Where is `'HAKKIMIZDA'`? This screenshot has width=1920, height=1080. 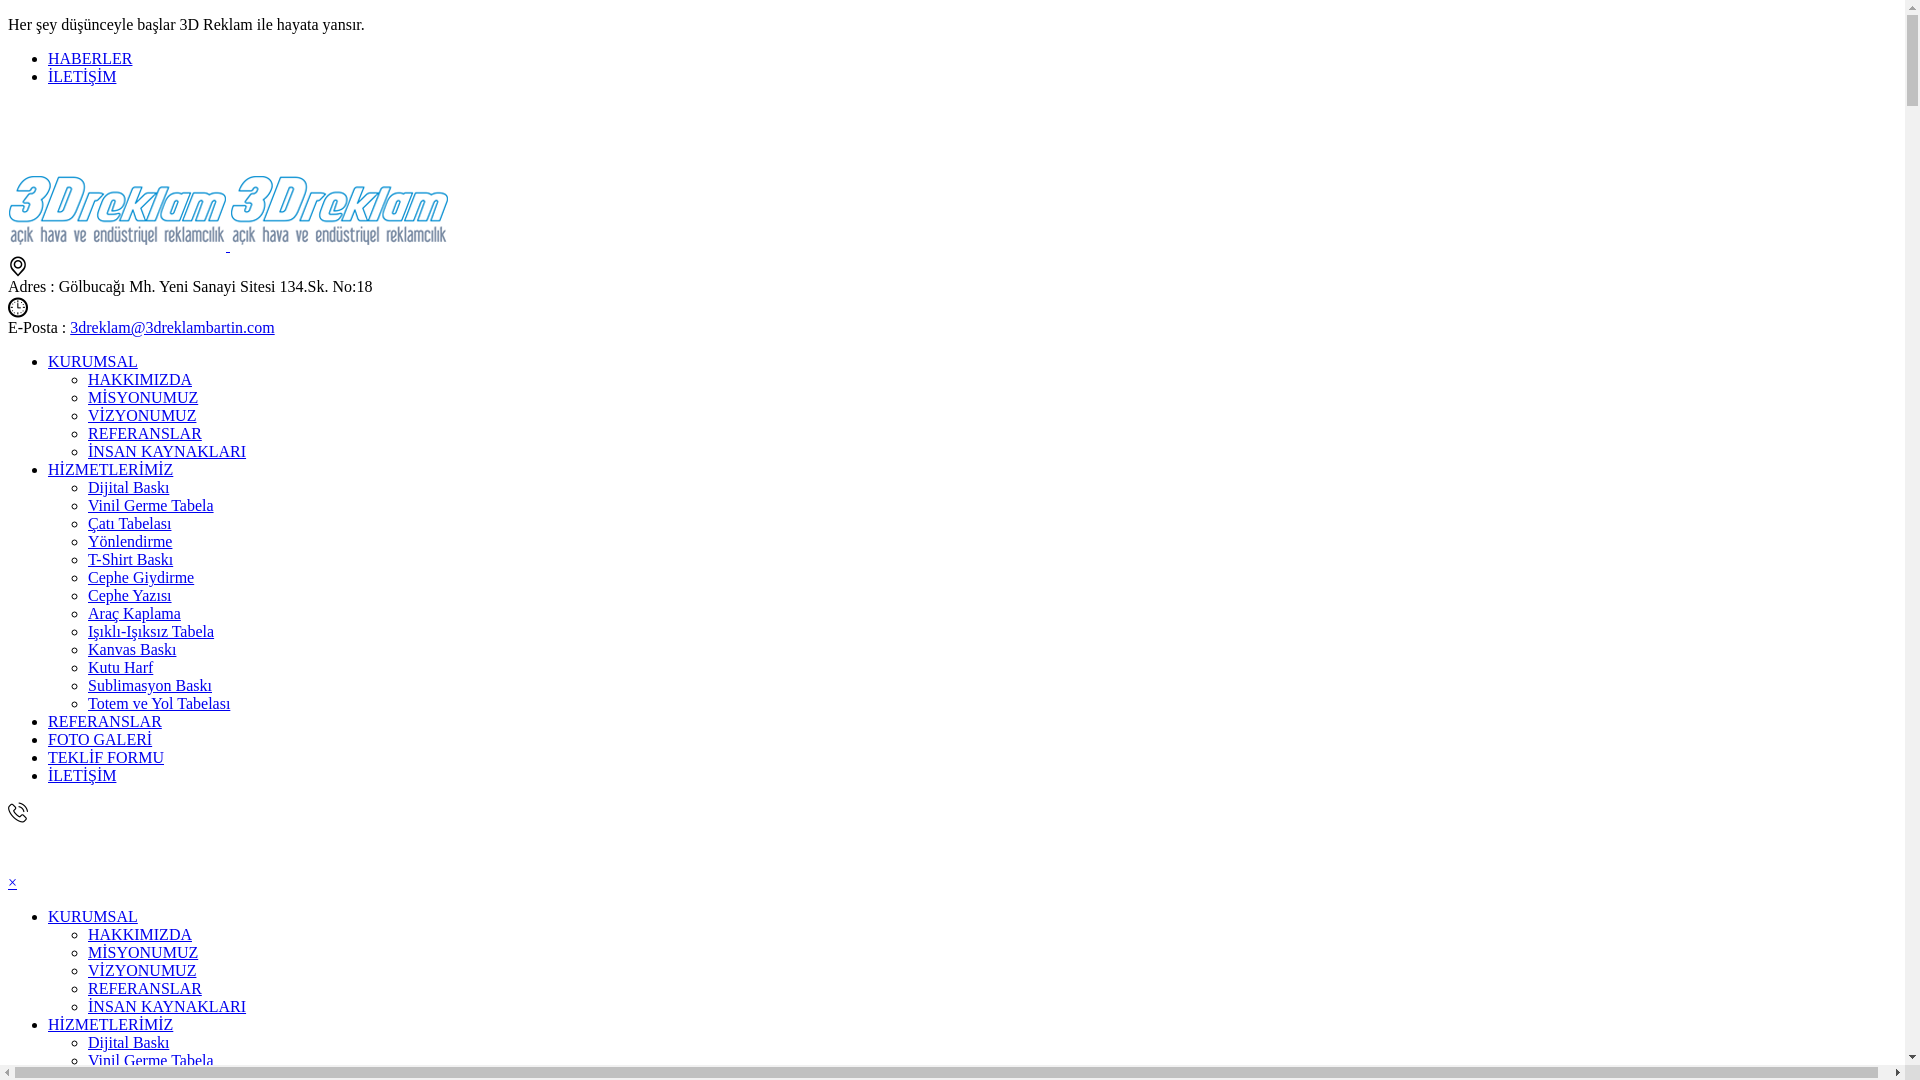
'HAKKIMIZDA' is located at coordinates (138, 934).